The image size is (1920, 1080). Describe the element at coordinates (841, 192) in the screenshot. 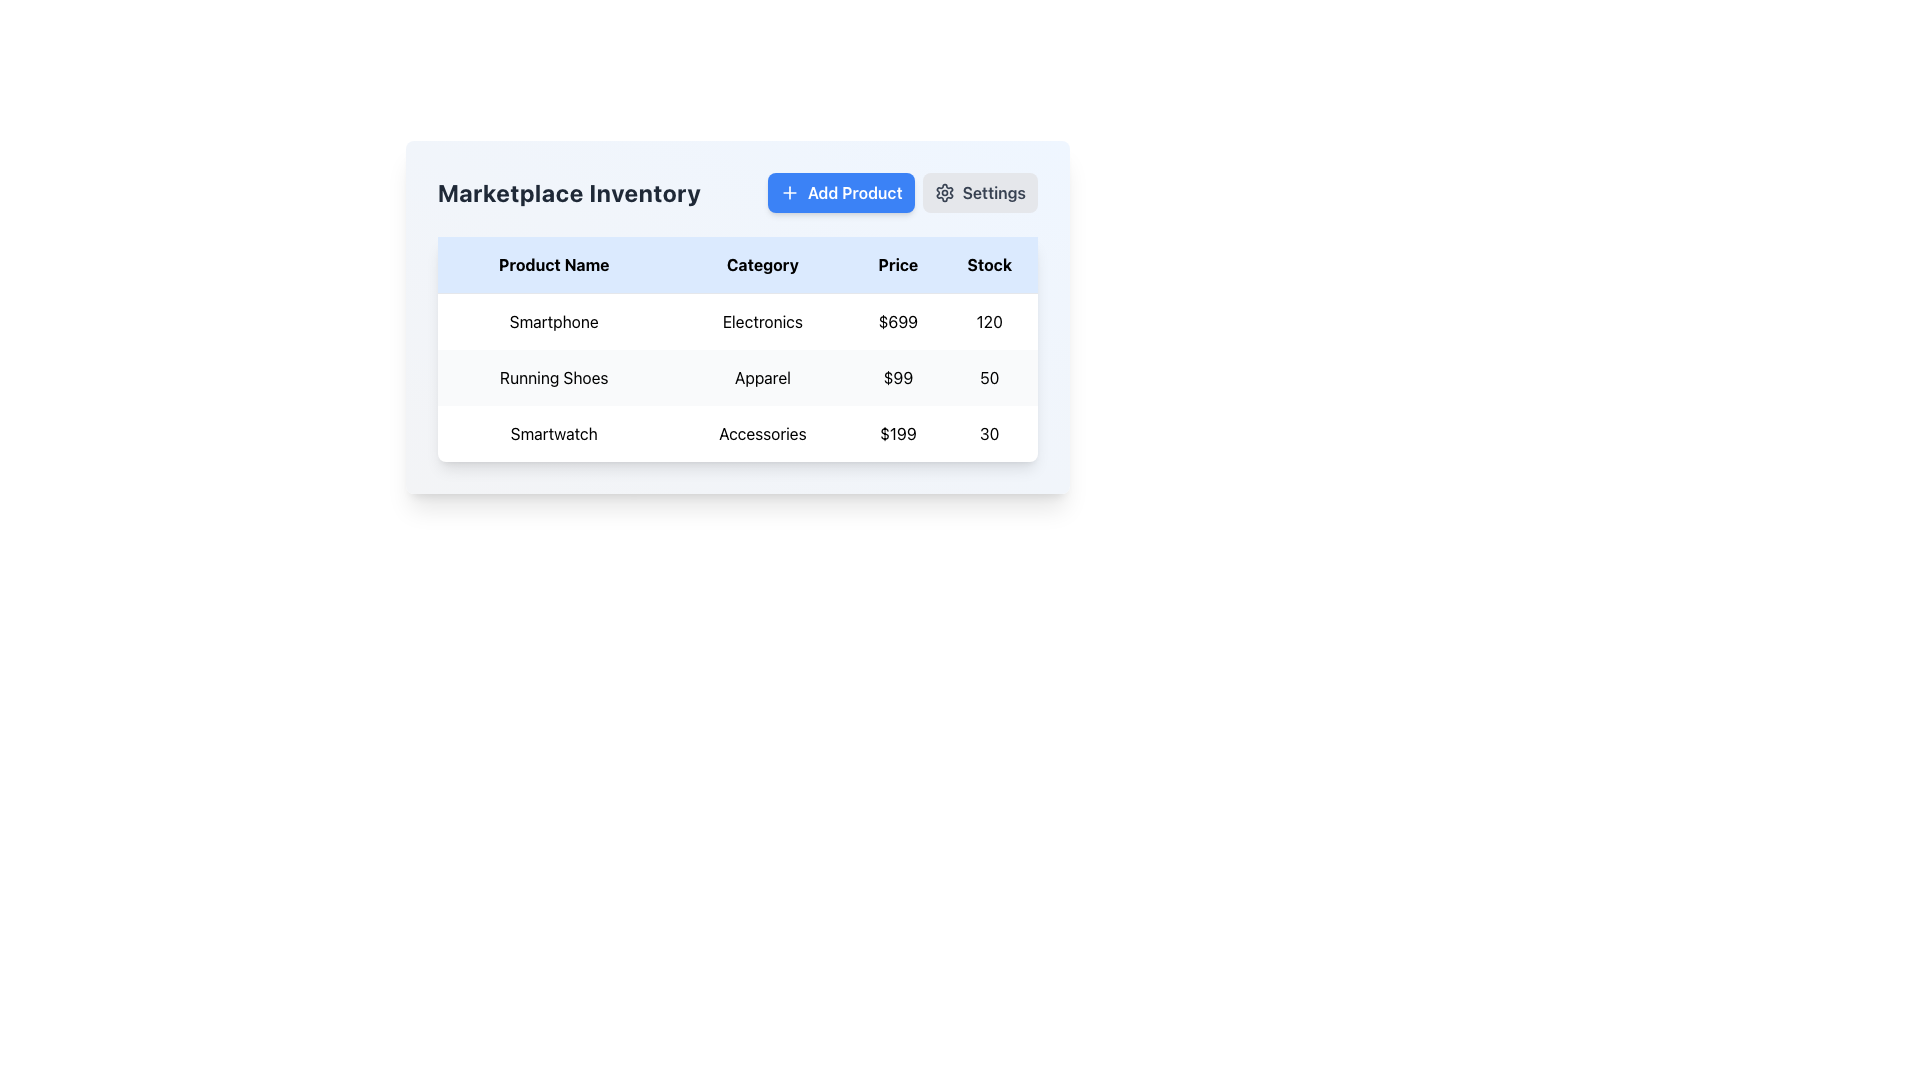

I see `the 'Add Product' button located in the top-right section of the interface, positioned just to the left of the 'Settings' button` at that location.